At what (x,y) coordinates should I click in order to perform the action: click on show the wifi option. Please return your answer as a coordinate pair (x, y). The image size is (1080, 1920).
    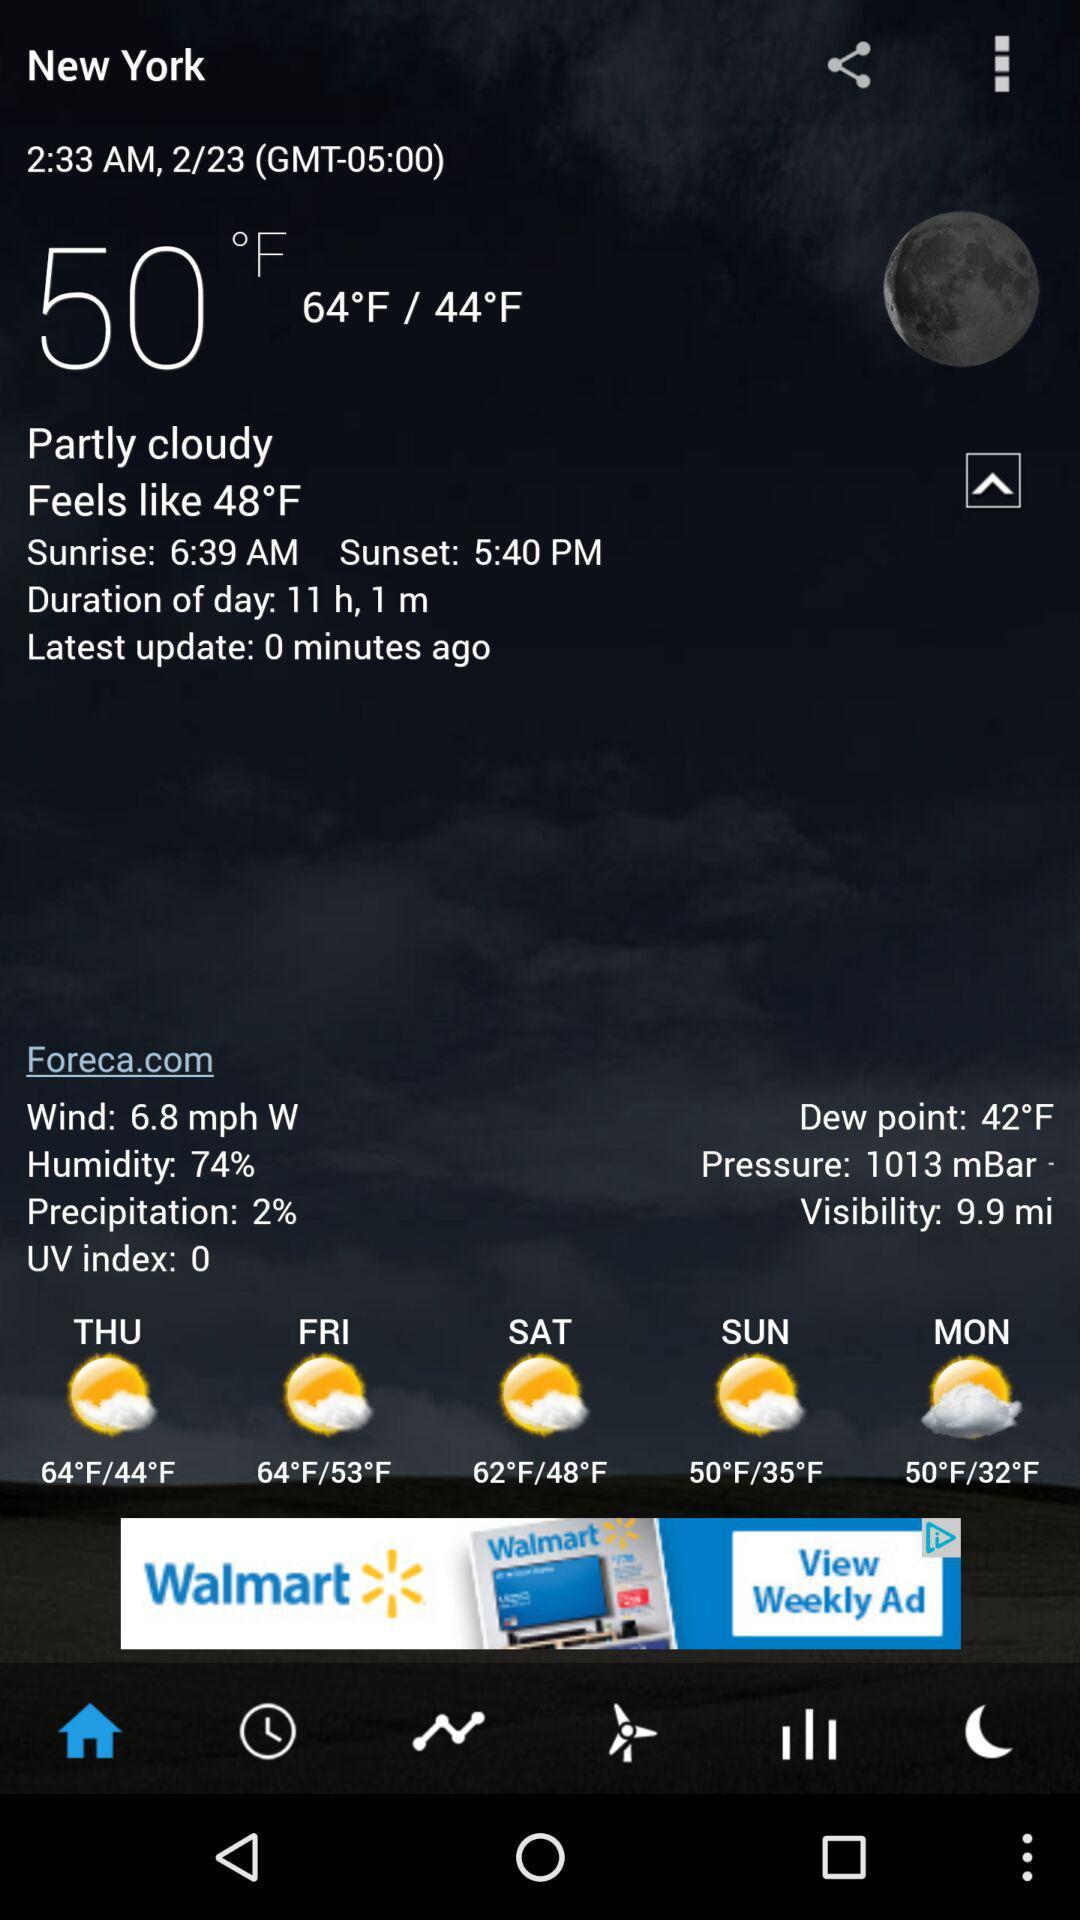
    Looking at the image, I should click on (810, 1728).